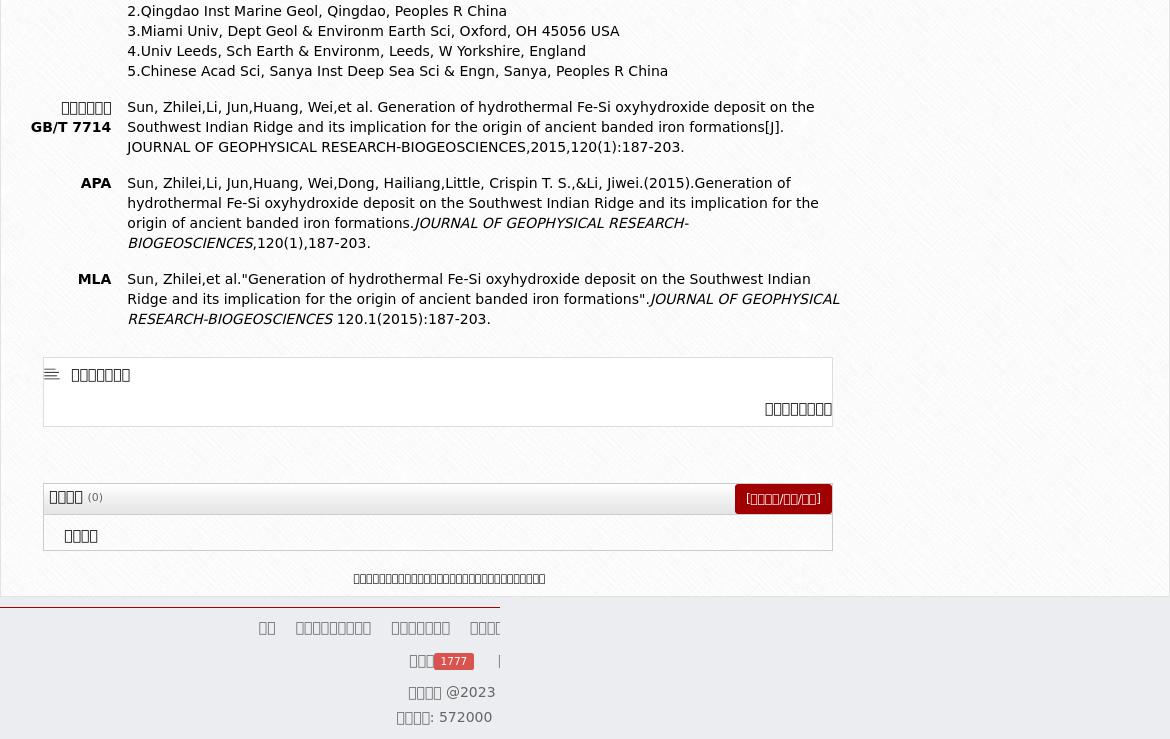  Describe the element at coordinates (453, 689) in the screenshot. I see `'版权所有 @2023'` at that location.